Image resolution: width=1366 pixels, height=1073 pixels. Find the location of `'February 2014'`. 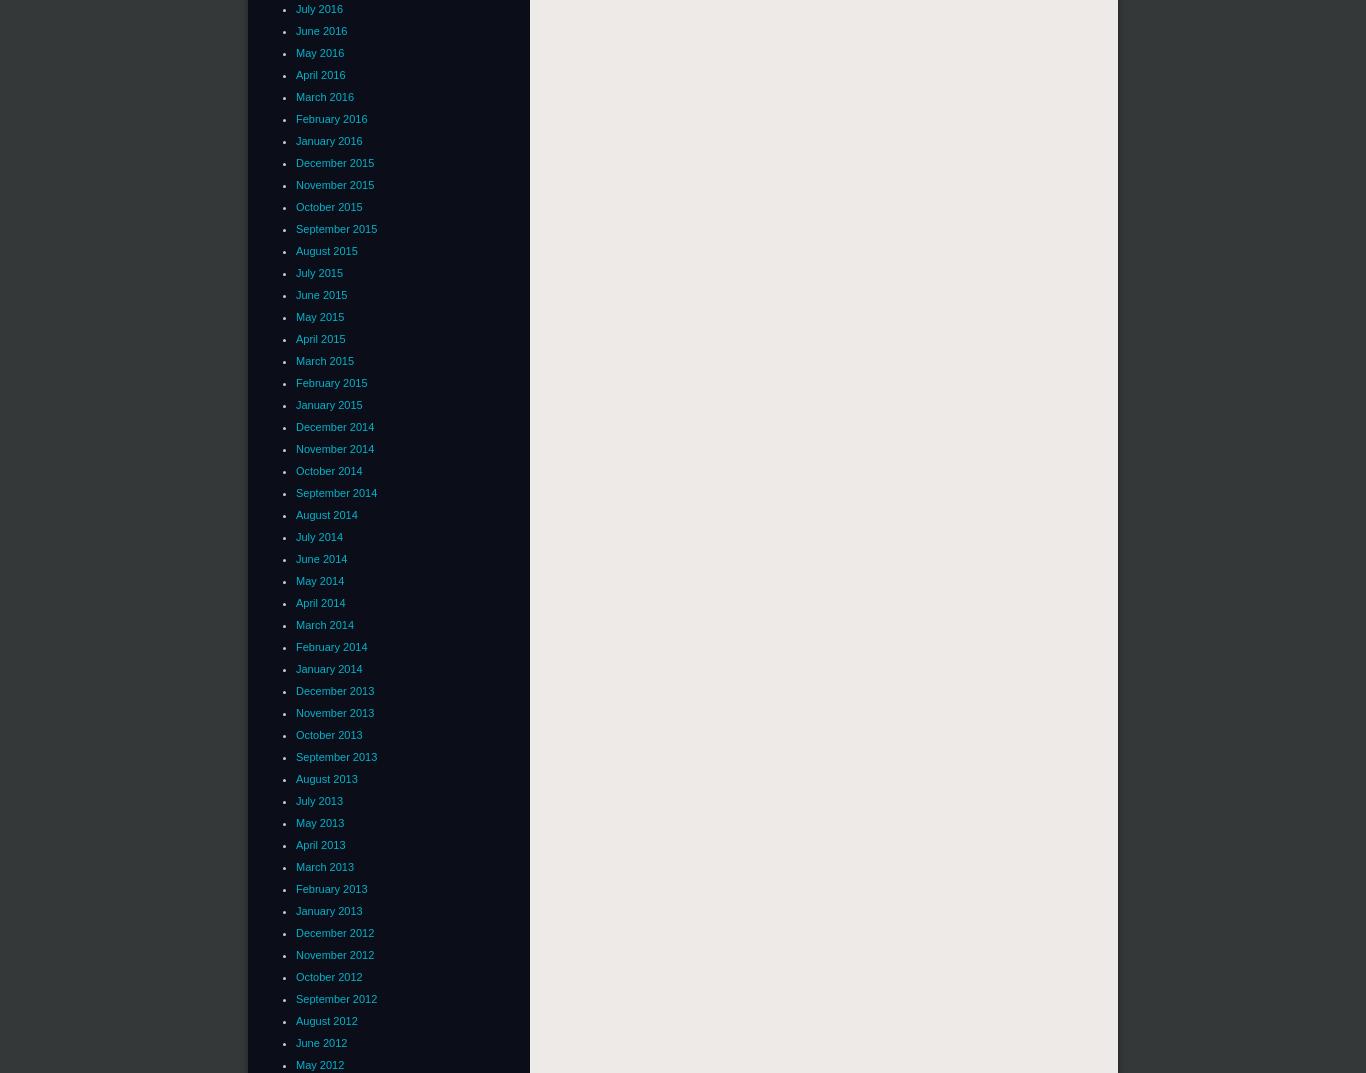

'February 2014' is located at coordinates (331, 645).